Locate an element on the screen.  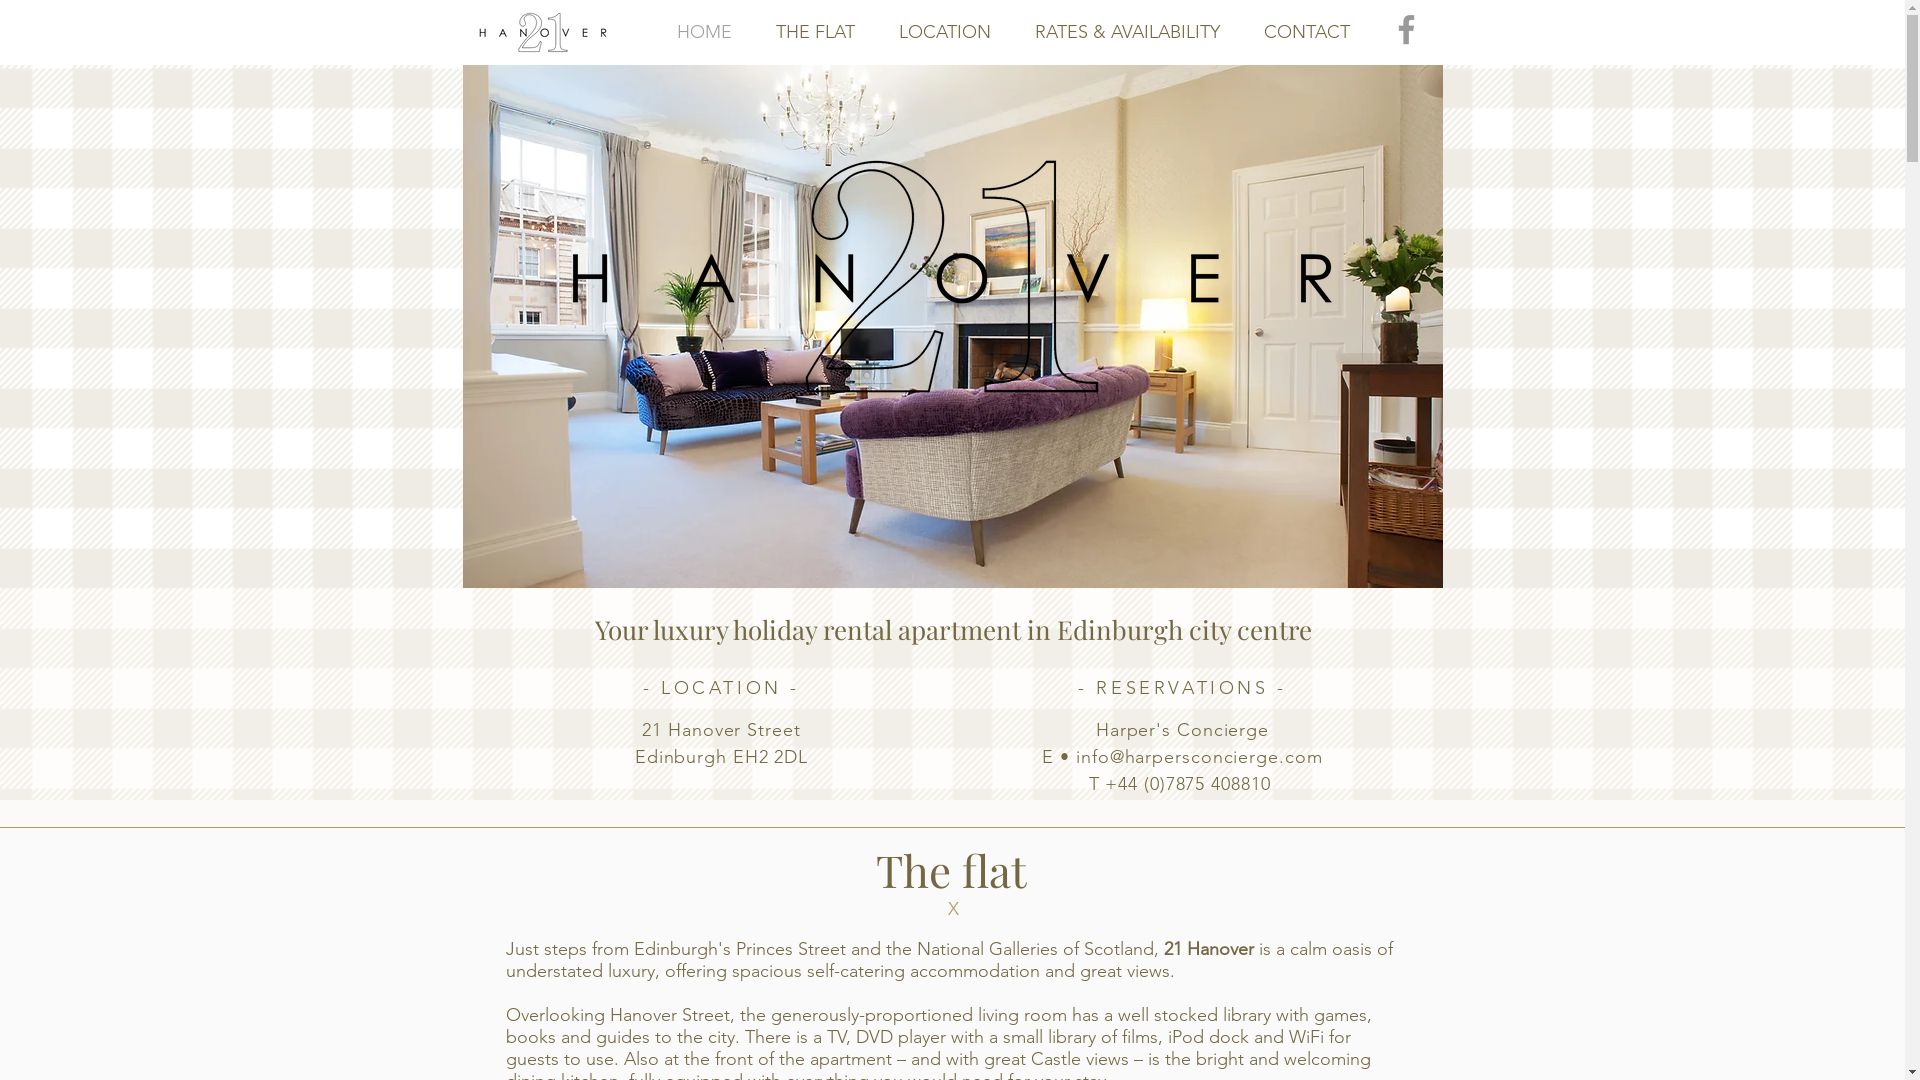
'HOME' is located at coordinates (703, 32).